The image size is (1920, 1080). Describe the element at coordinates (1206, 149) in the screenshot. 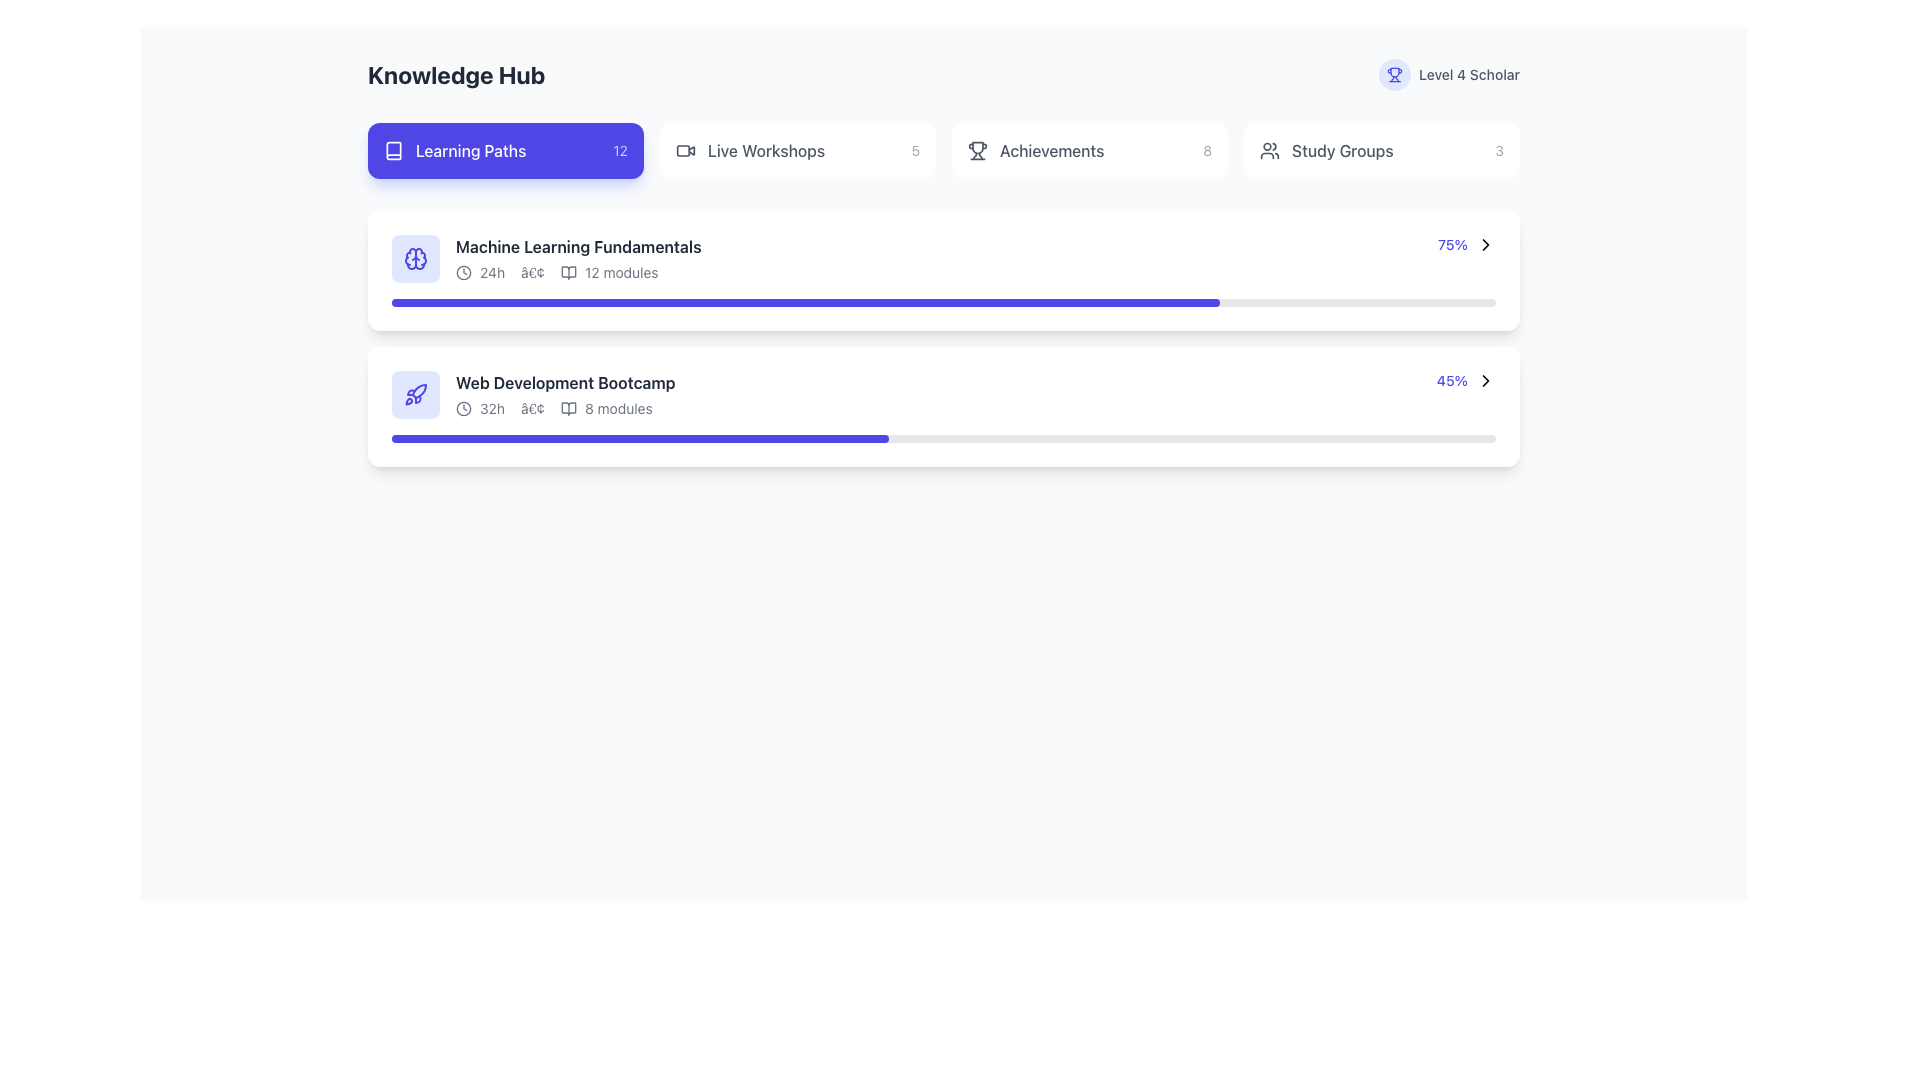

I see `the text label displaying the numerical count for achievements located in the top navigation bar, adjacent to the 'Achievements' label` at that location.